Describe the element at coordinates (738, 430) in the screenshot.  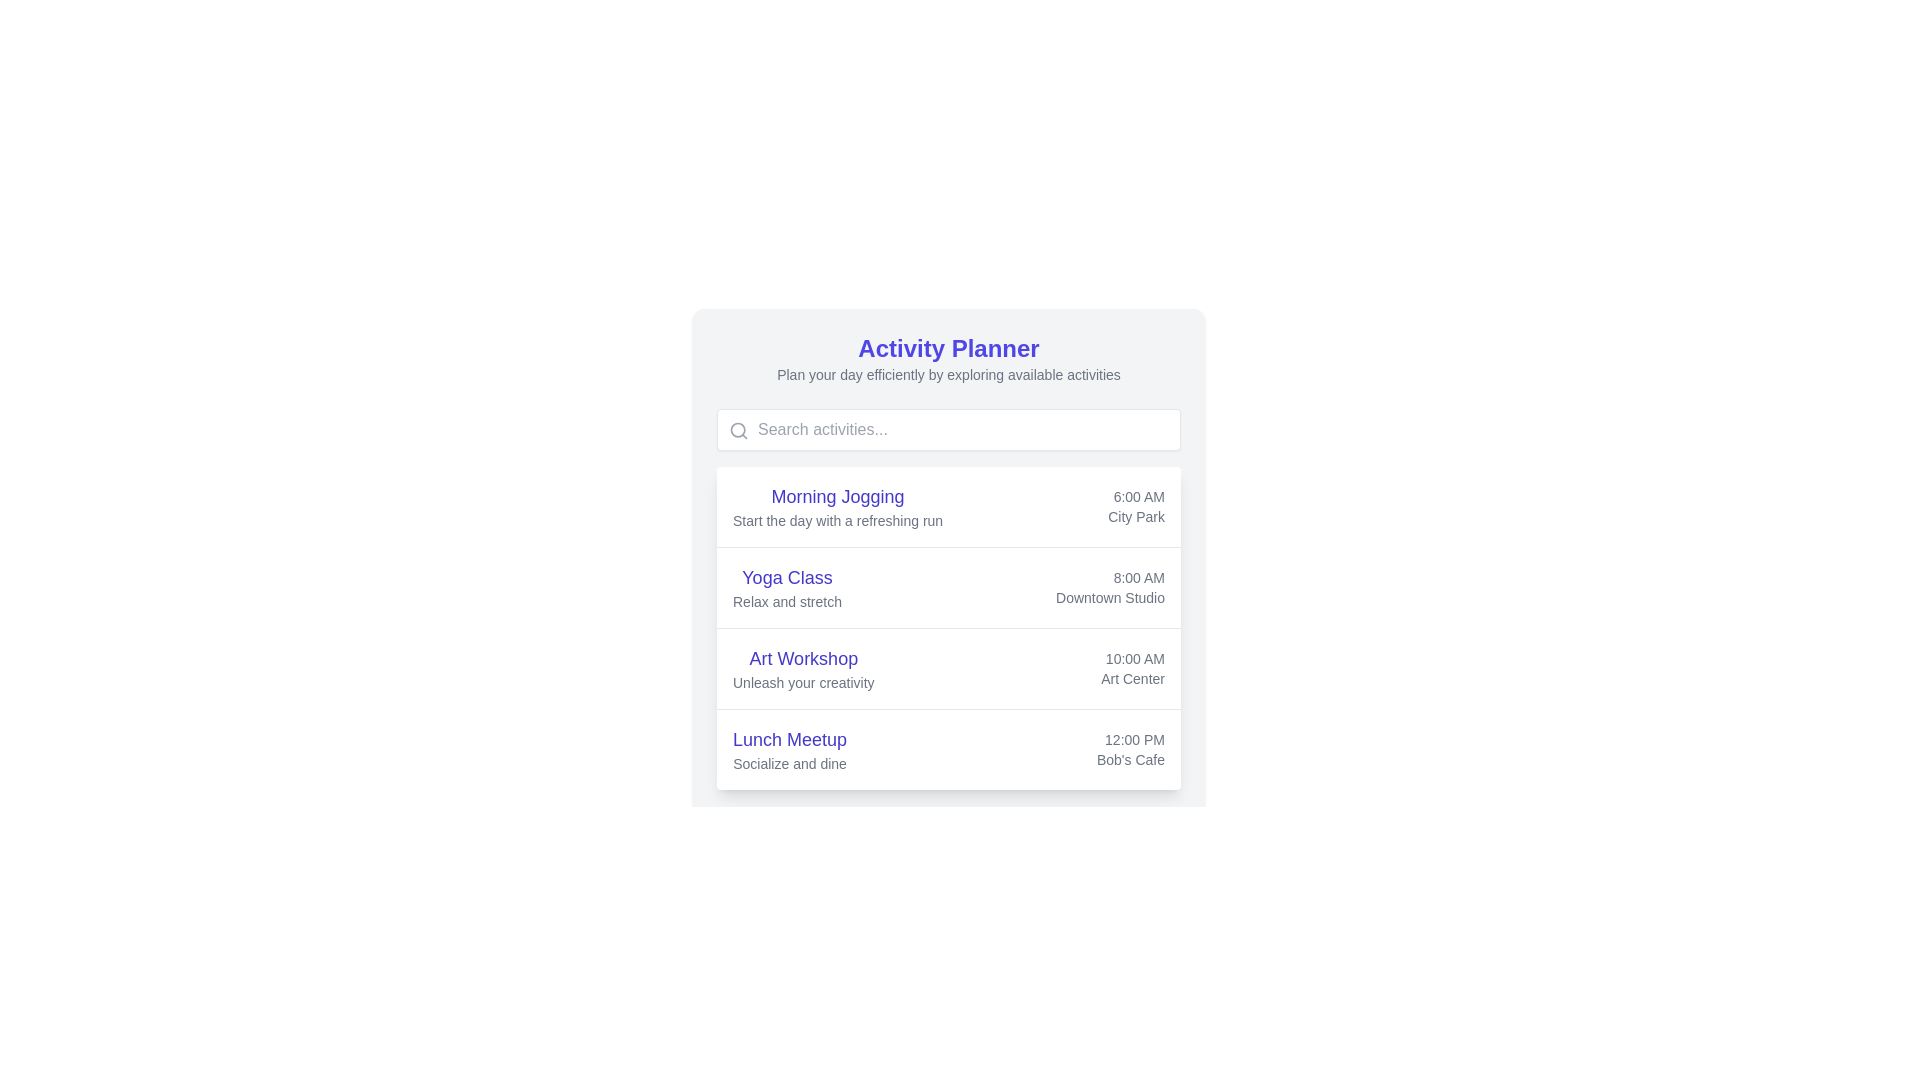
I see `the search icon located near the left edge of the search bar at the top of the activity list section, which serves as a visual indicator for searching` at that location.